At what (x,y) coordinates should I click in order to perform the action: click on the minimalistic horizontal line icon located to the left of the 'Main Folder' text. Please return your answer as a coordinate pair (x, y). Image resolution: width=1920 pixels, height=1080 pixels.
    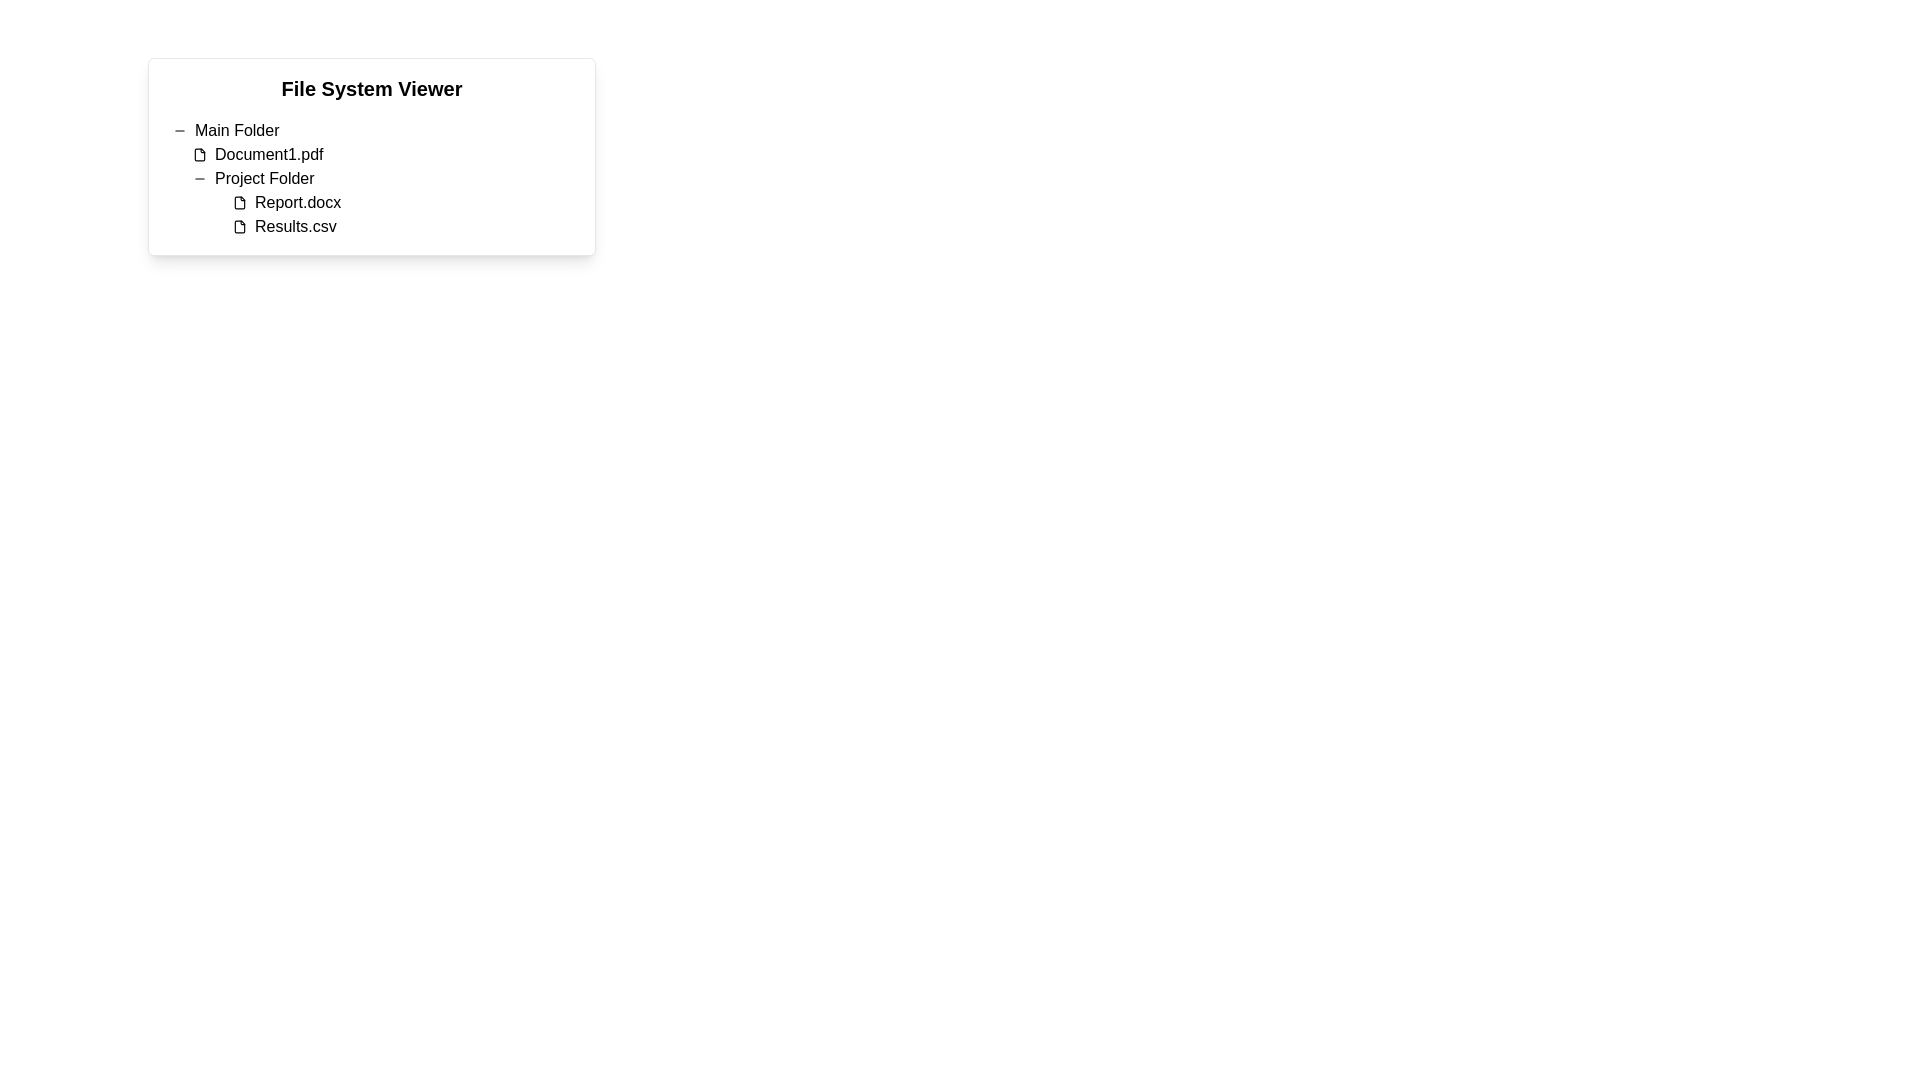
    Looking at the image, I should click on (180, 131).